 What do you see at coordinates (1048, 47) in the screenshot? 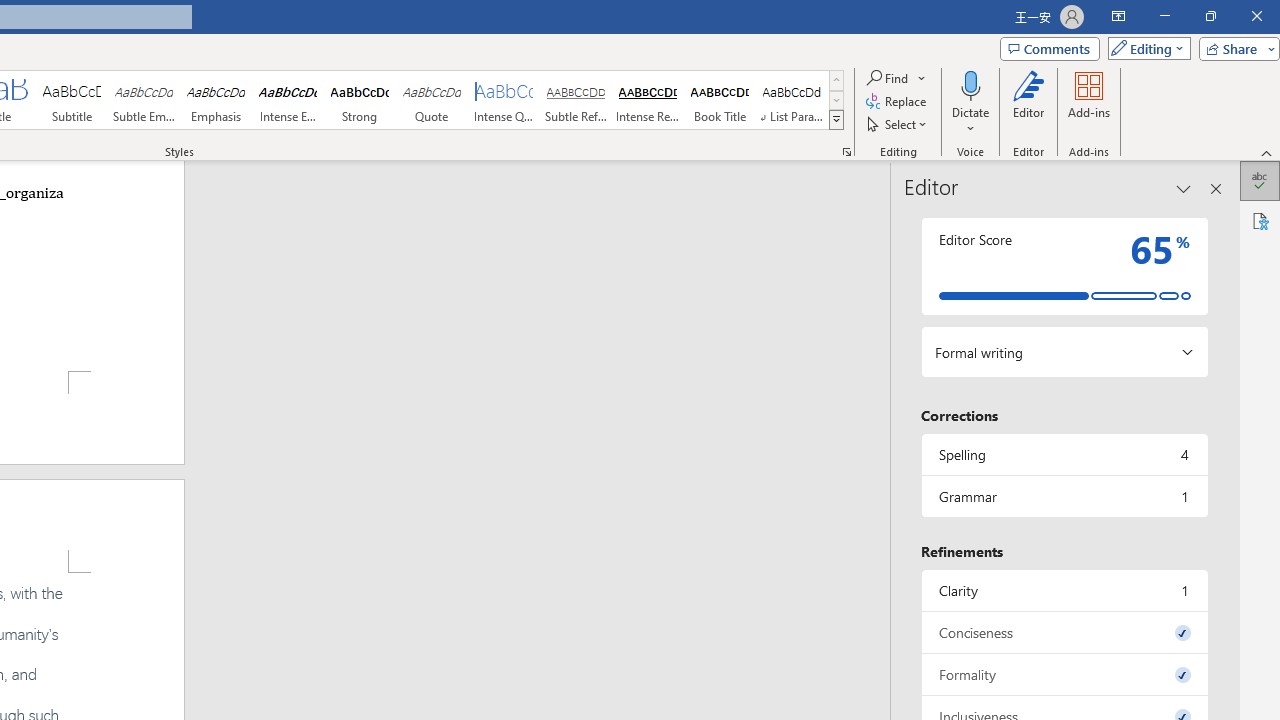
I see `'Comments'` at bounding box center [1048, 47].